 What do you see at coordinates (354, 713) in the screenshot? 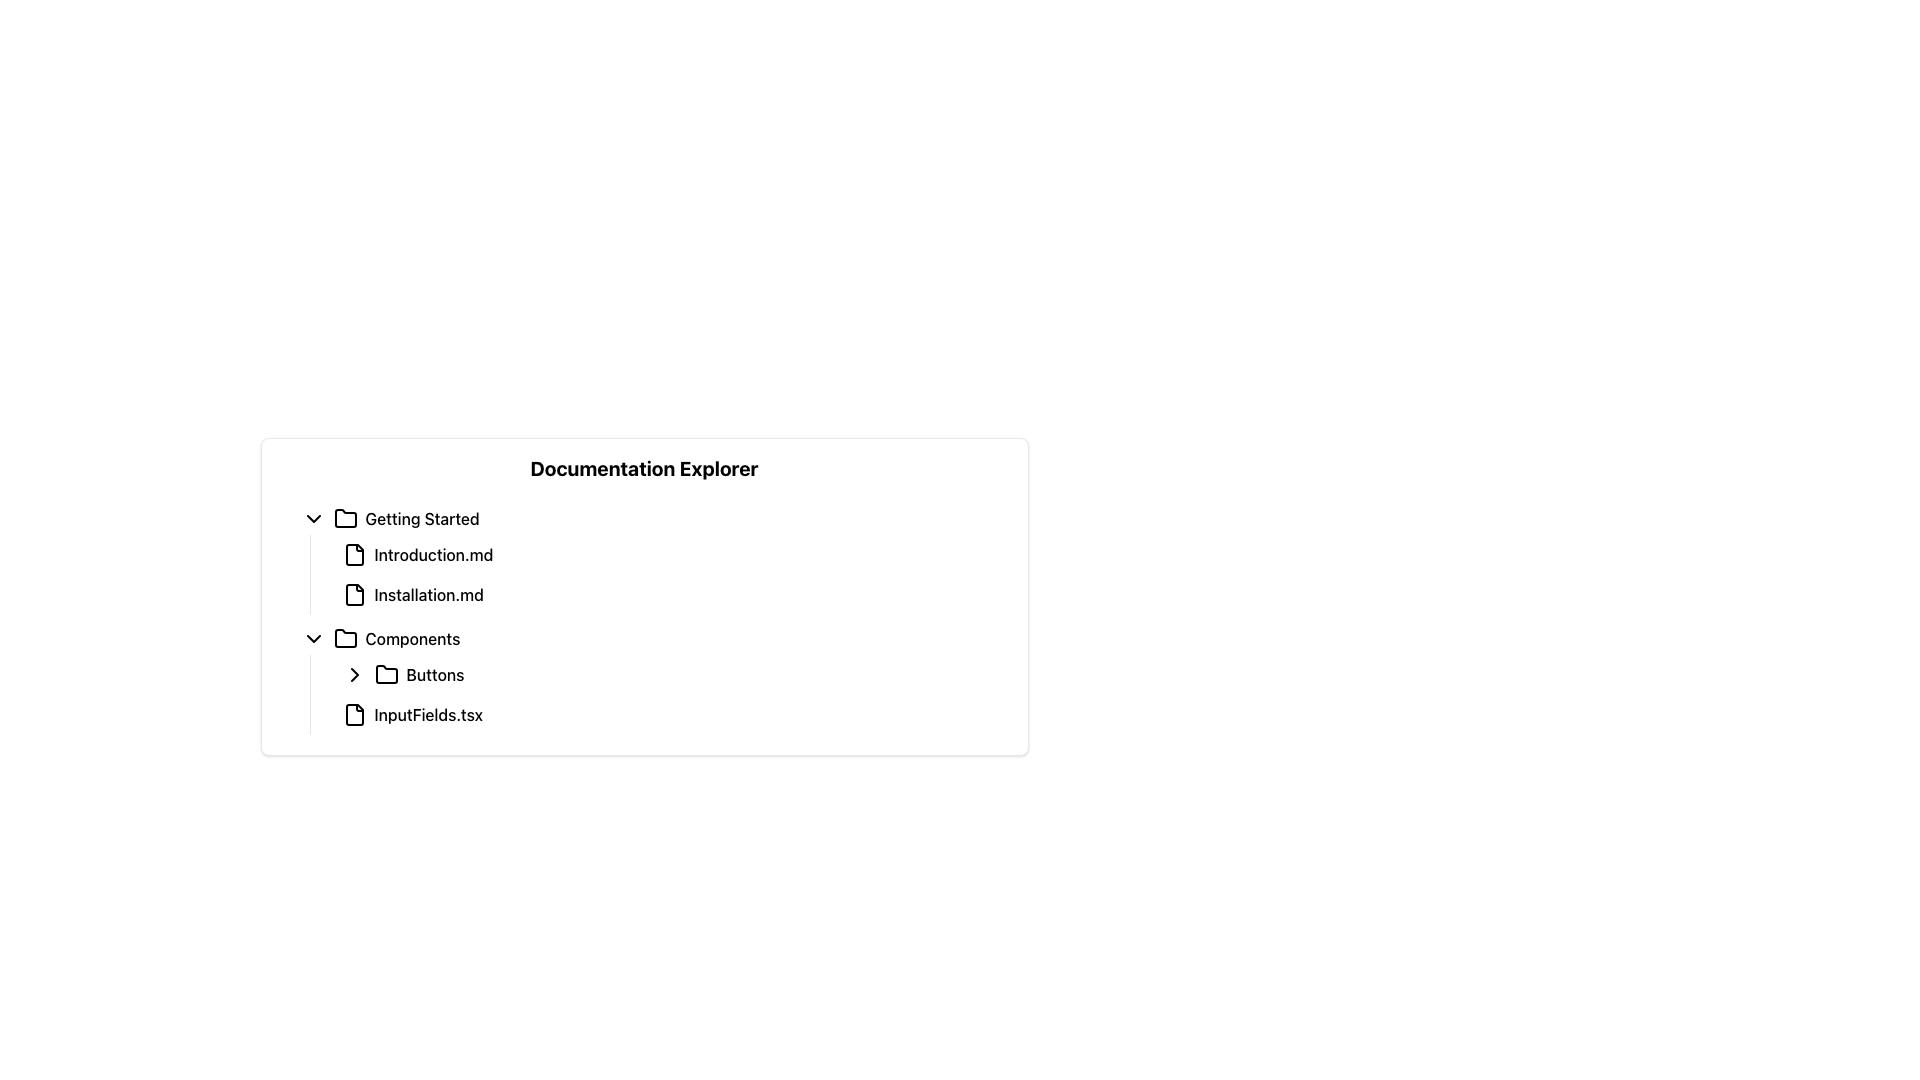
I see `the file document icon located next to the text 'InputFields.tsx' in the expanded 'Components' section` at bounding box center [354, 713].